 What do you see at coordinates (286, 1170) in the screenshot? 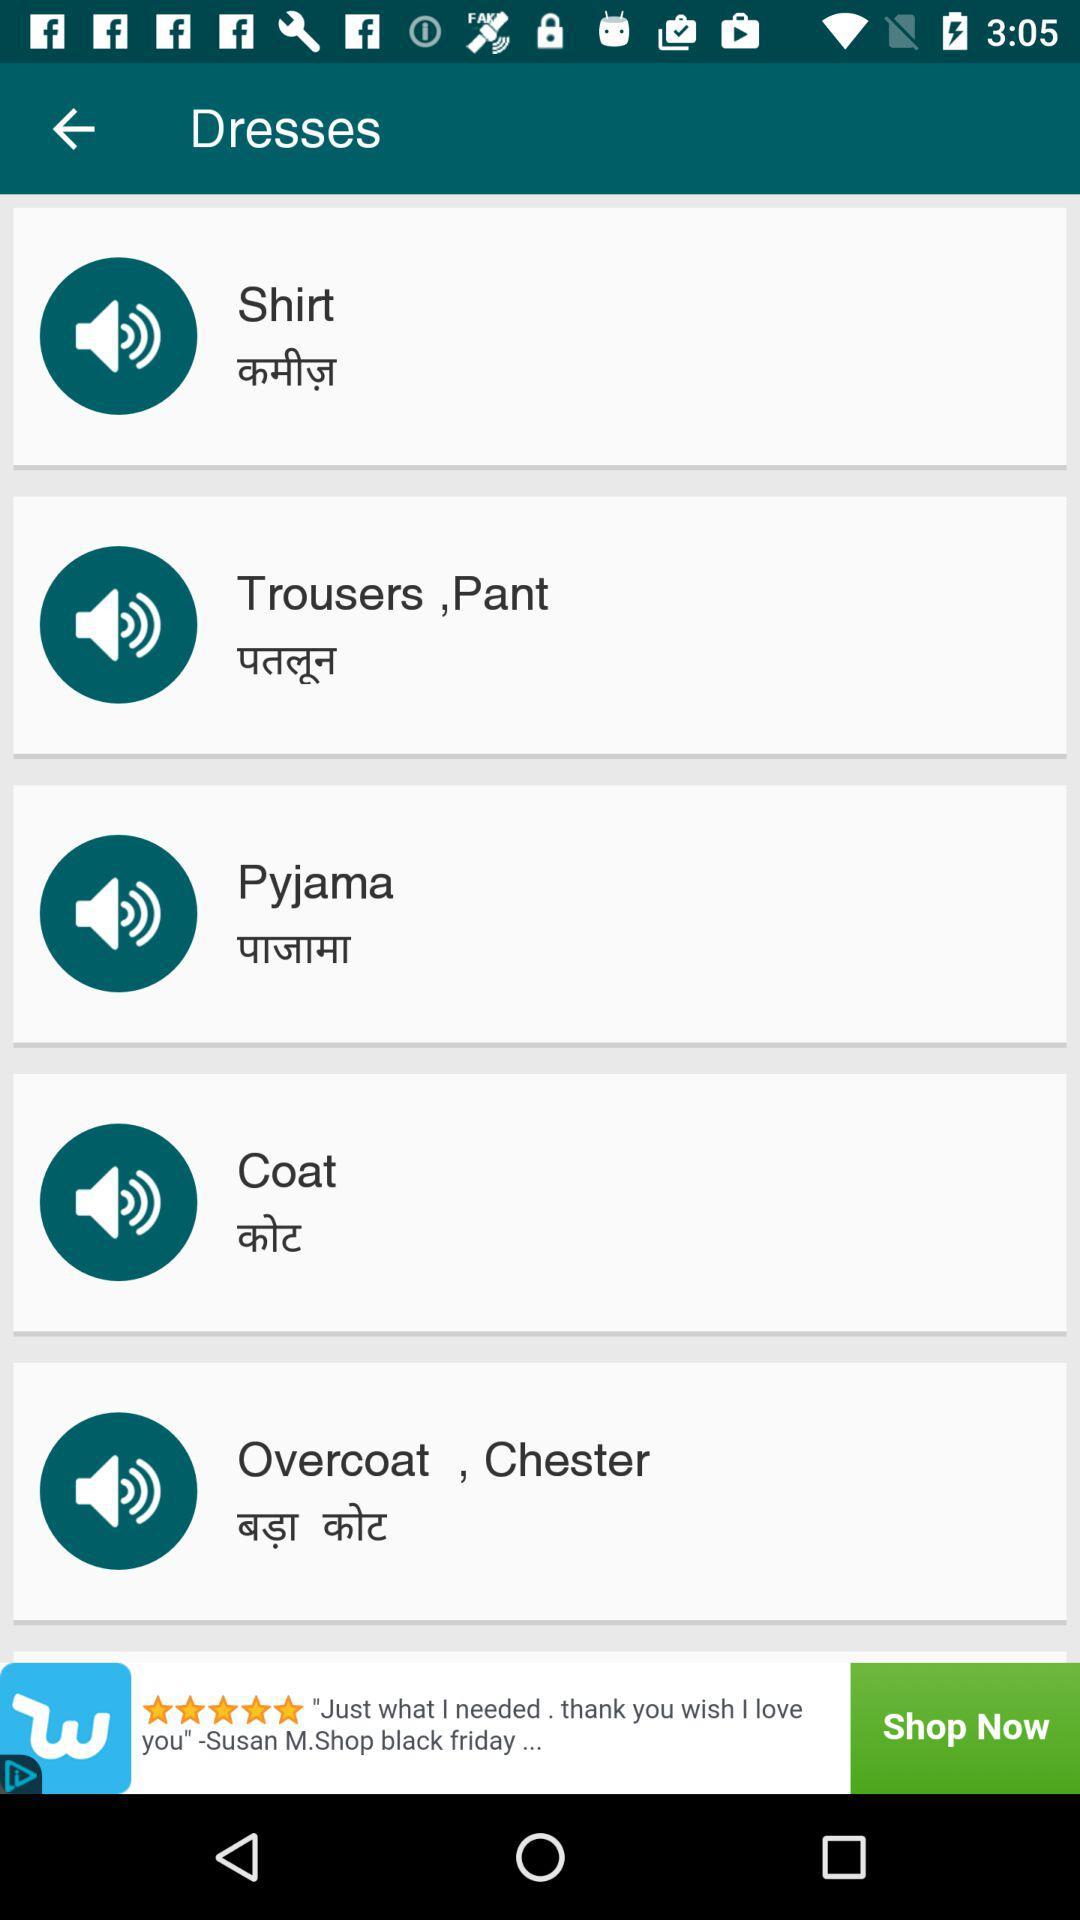
I see `coat` at bounding box center [286, 1170].